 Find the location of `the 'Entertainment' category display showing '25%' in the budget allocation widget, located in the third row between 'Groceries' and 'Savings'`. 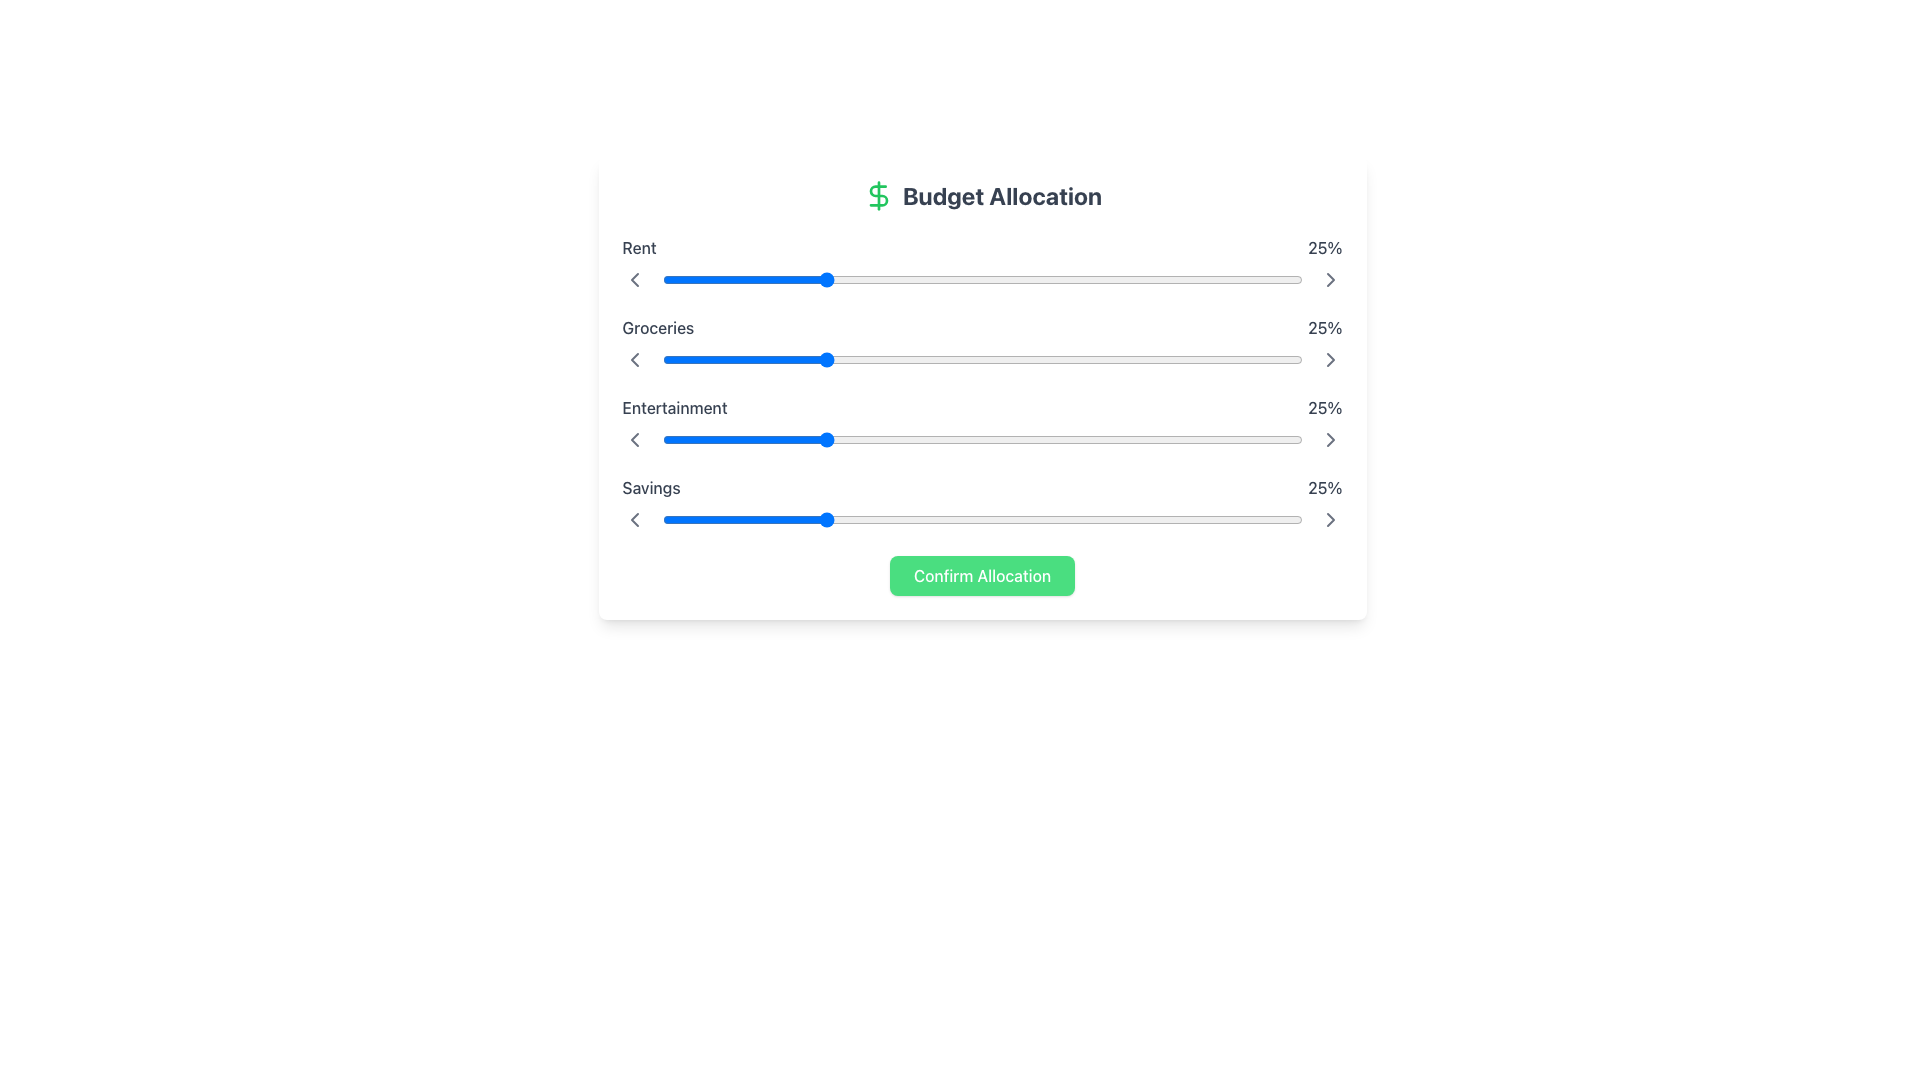

the 'Entertainment' category display showing '25%' in the budget allocation widget, located in the third row between 'Groceries' and 'Savings' is located at coordinates (982, 407).